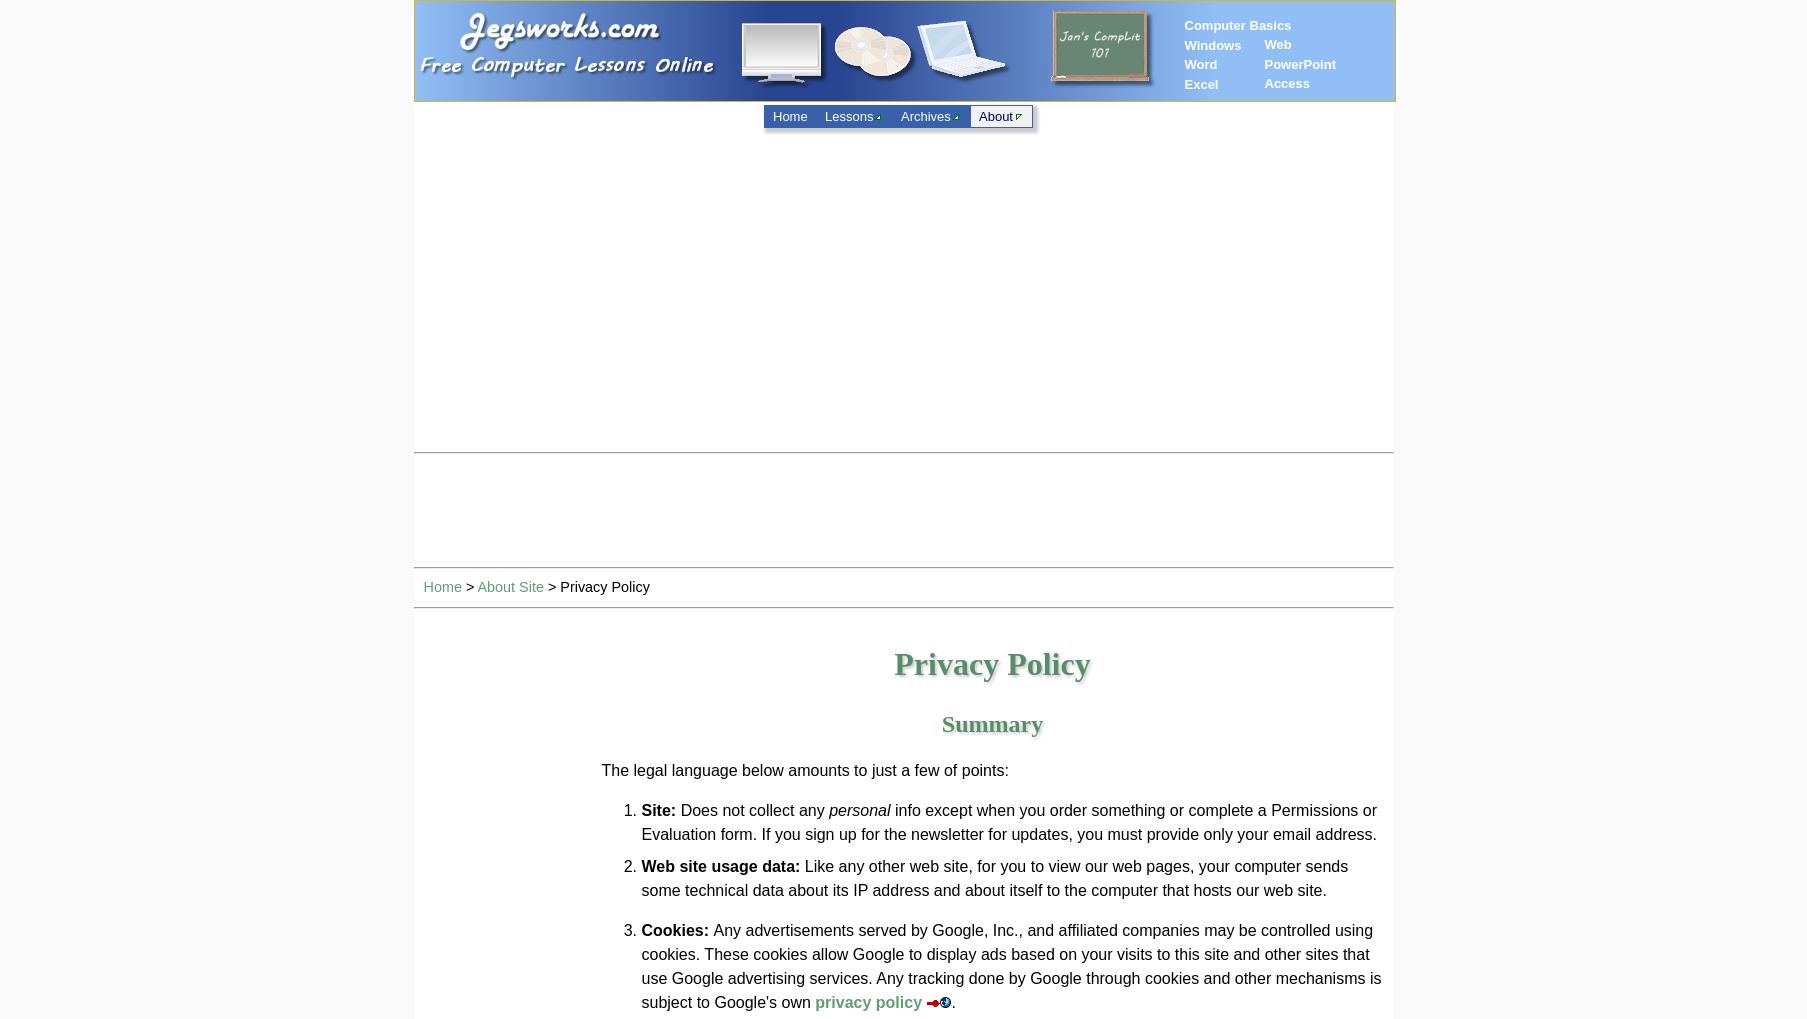  What do you see at coordinates (994, 877) in the screenshot?
I see `'Like any other web site, for you to view our web pages, your computer sends some technical data about its IP address and about itself to the computer that hosts our web site.'` at bounding box center [994, 877].